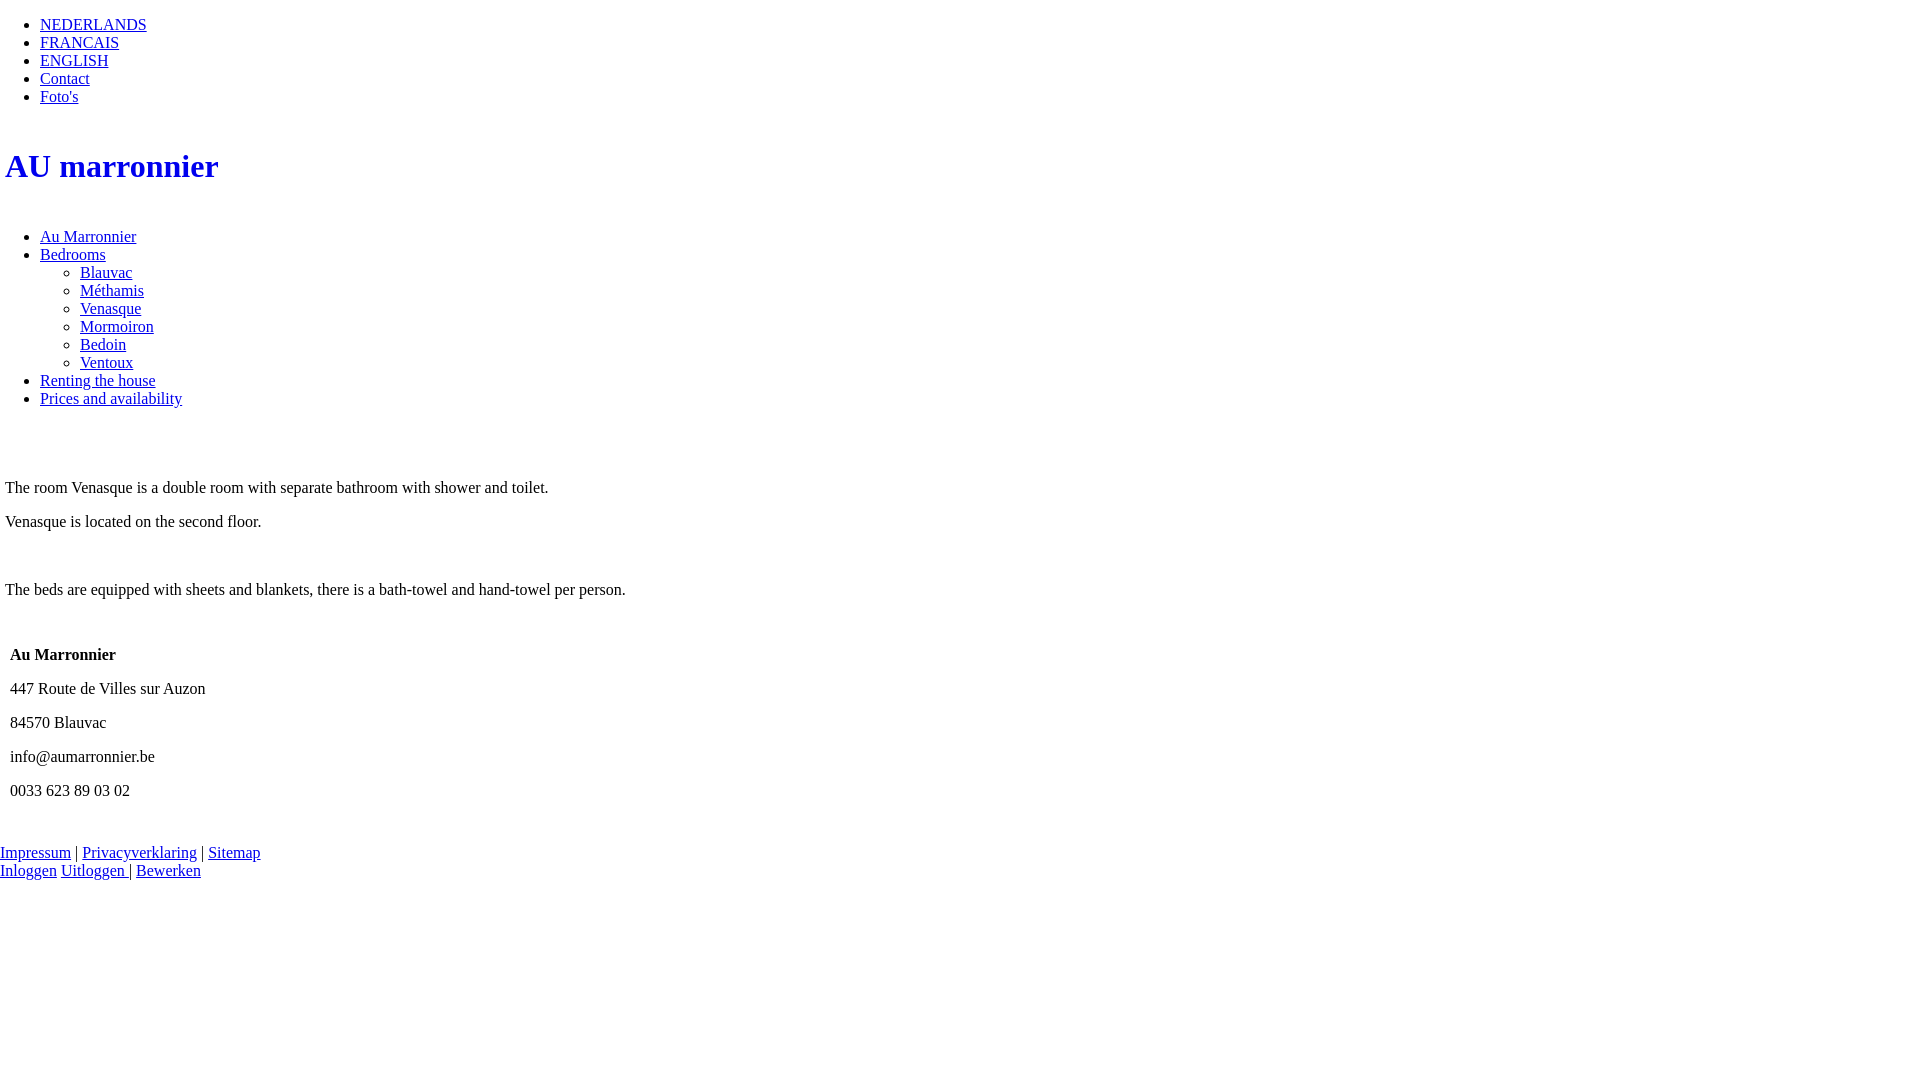 The image size is (1920, 1080). I want to click on 'Sitemap', so click(234, 852).